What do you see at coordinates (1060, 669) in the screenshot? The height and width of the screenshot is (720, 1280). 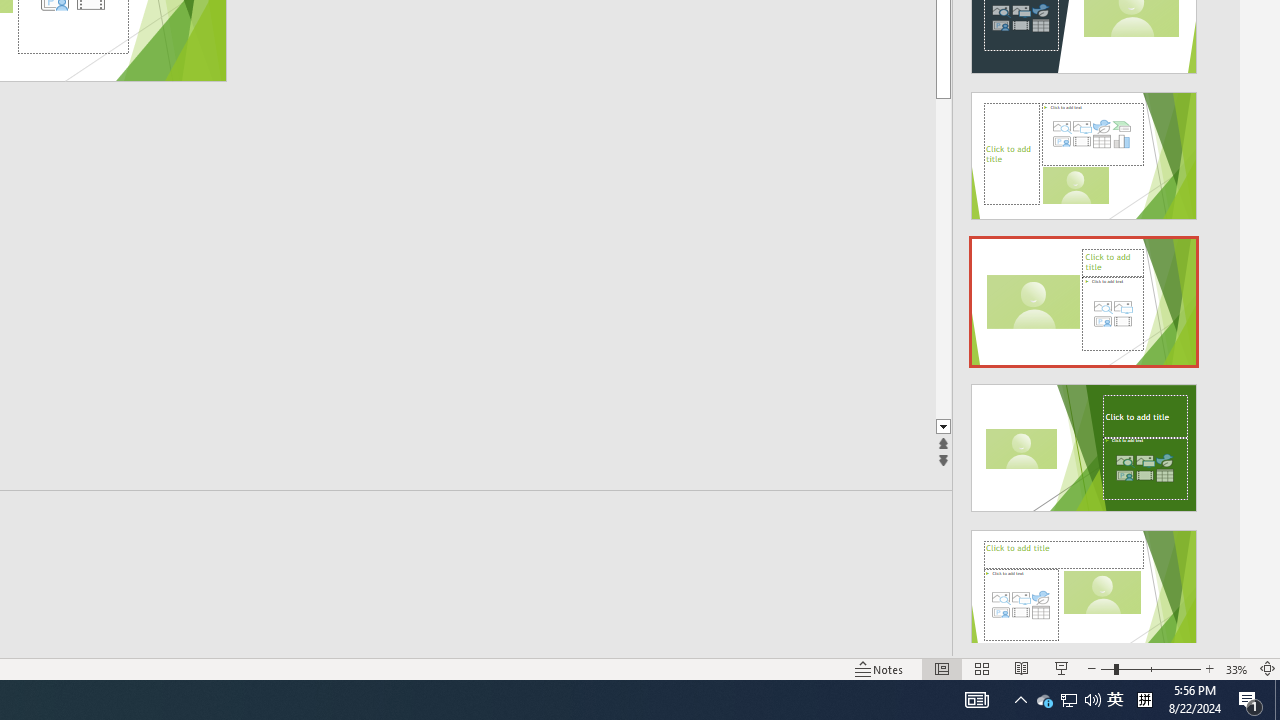 I see `'Slide Show'` at bounding box center [1060, 669].